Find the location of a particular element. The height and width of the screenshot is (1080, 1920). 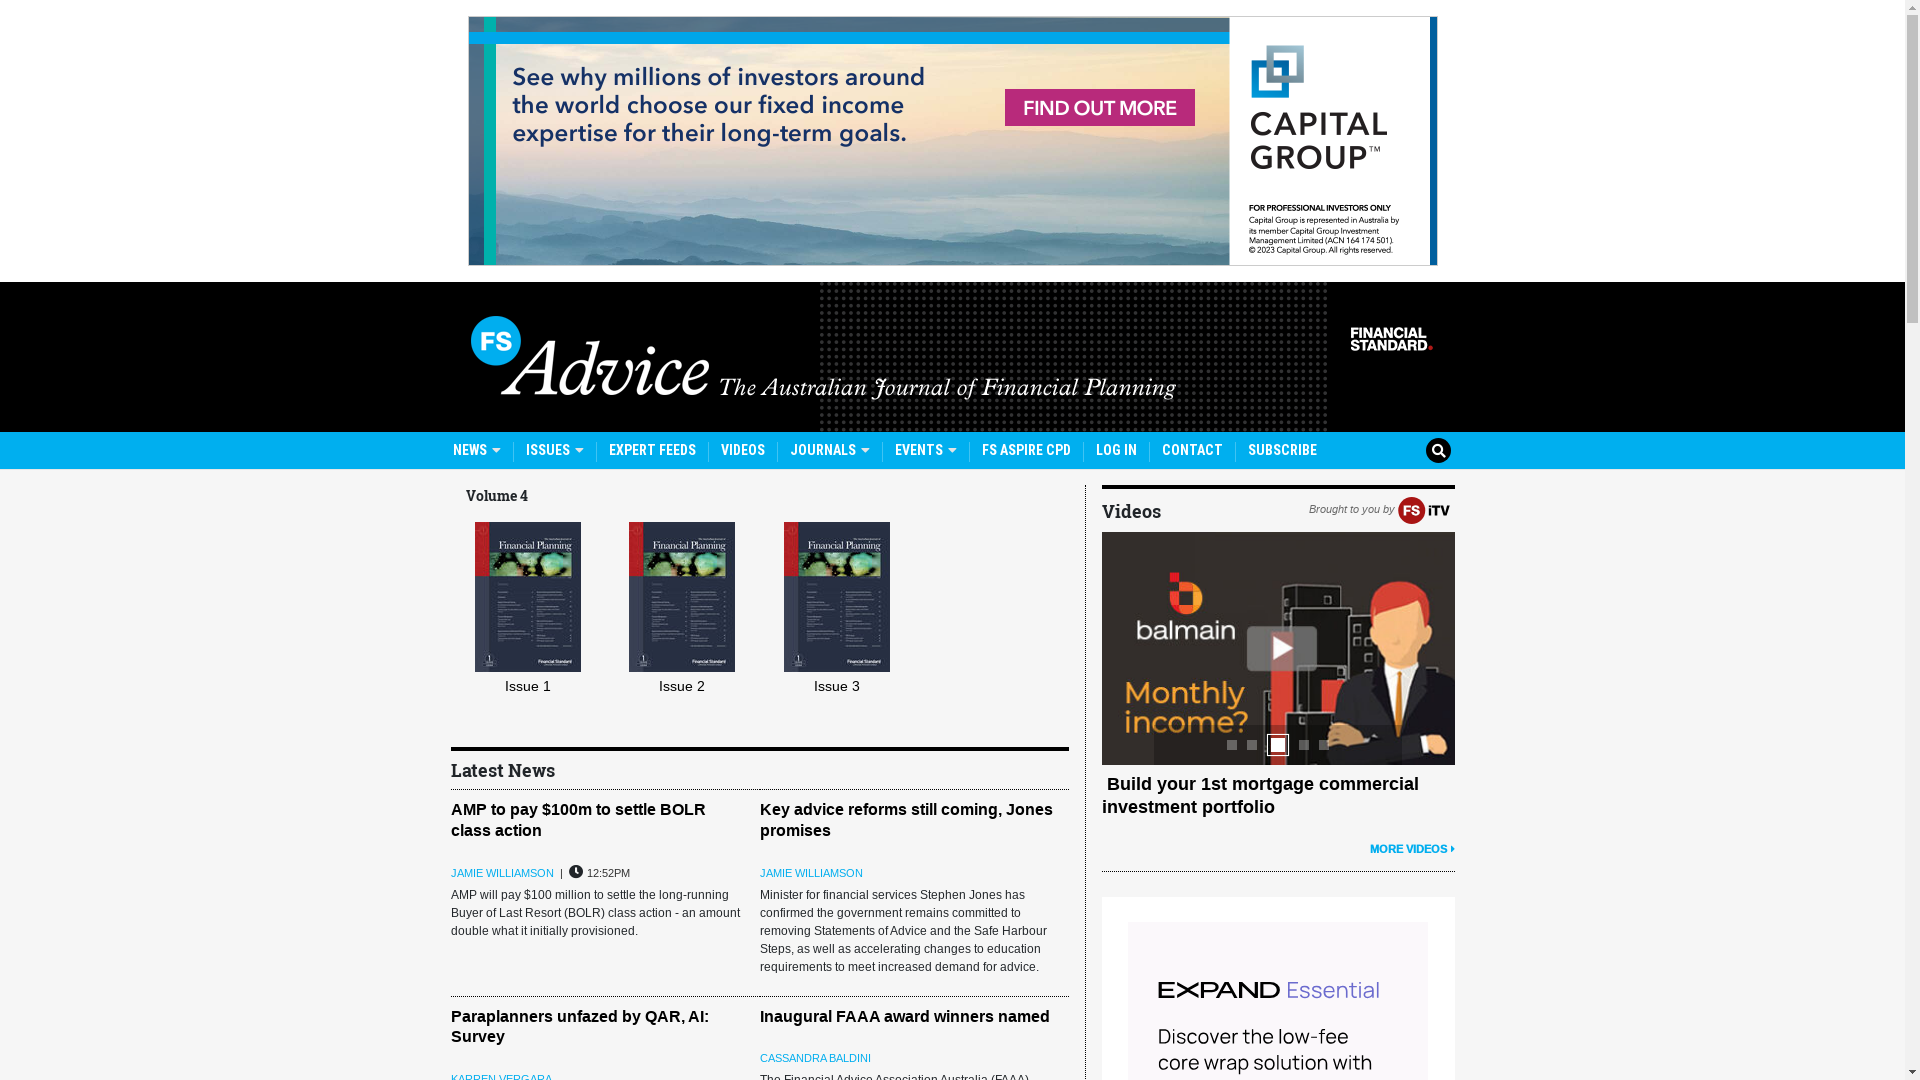

'Paraplanners unfazed by QAR, AI: Survey' is located at coordinates (578, 1026).